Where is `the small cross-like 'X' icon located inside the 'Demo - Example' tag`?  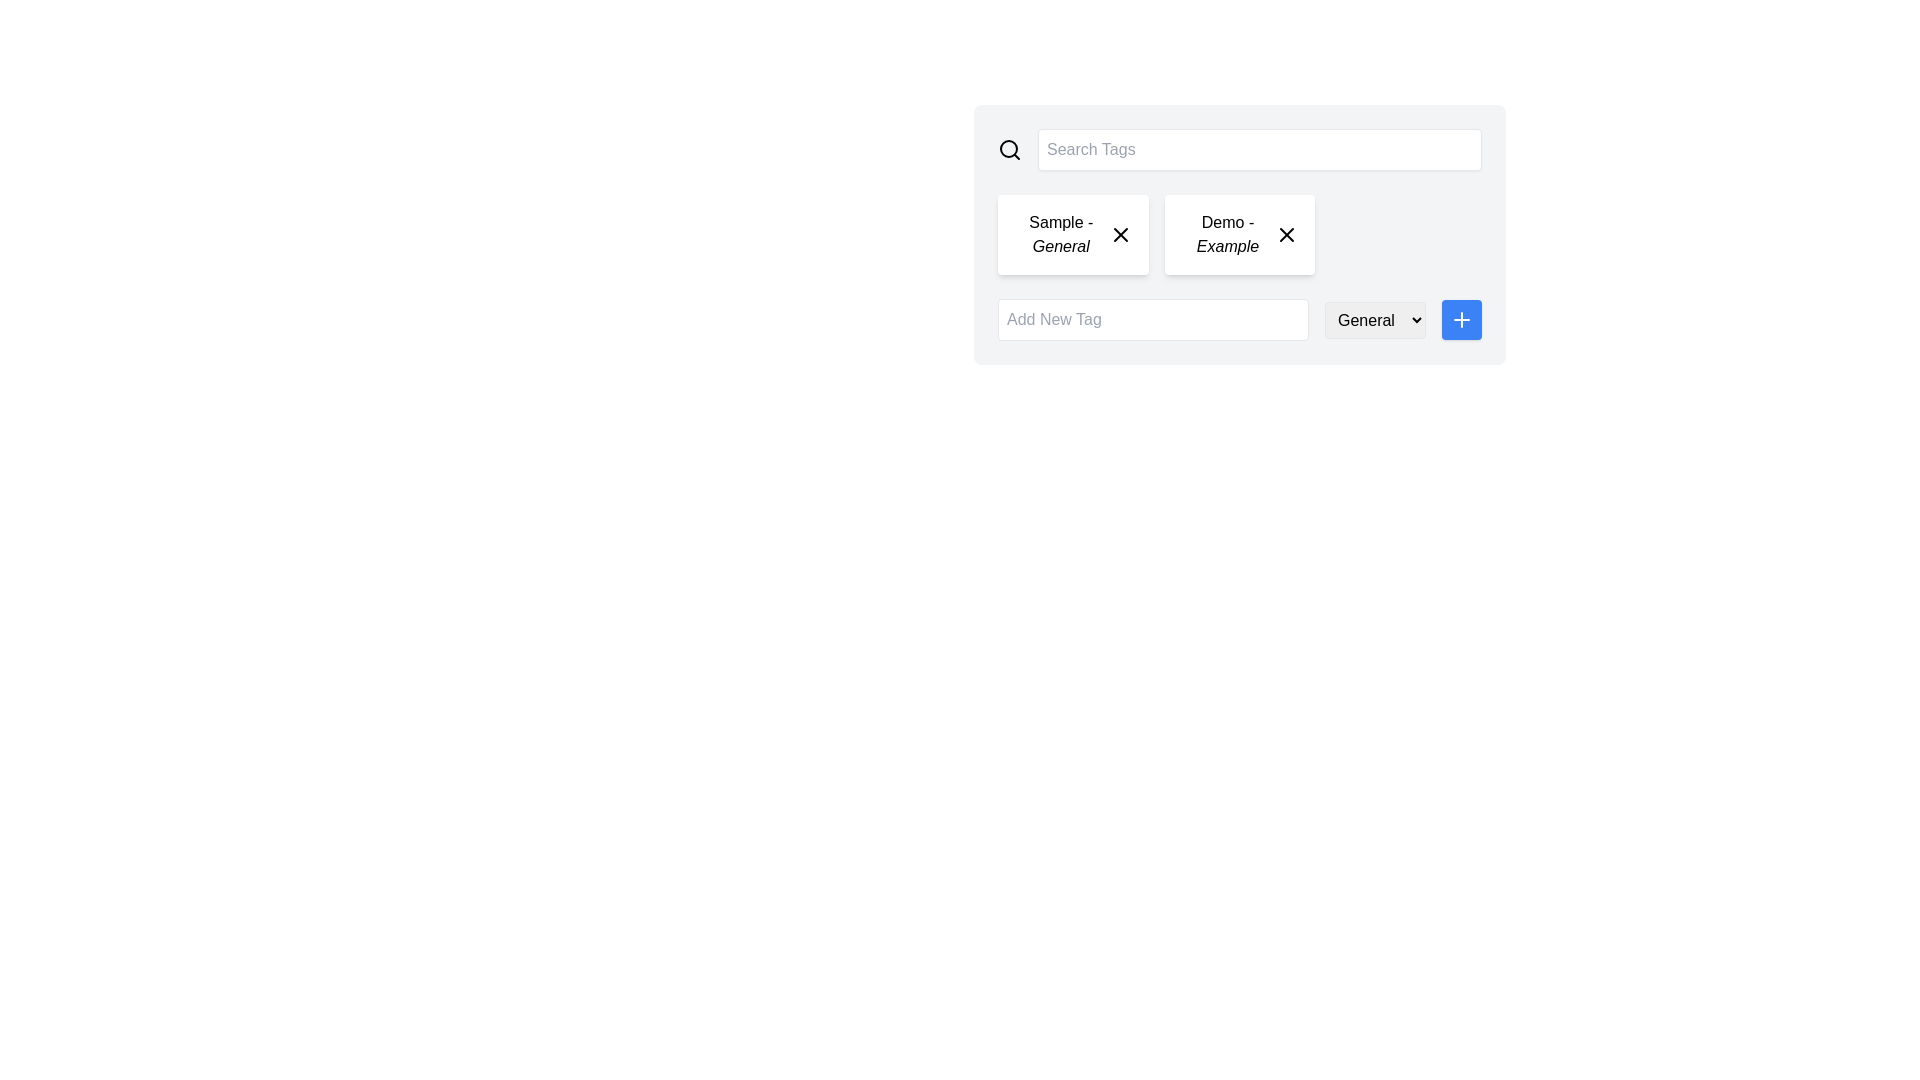
the small cross-like 'X' icon located inside the 'Demo - Example' tag is located at coordinates (1287, 234).